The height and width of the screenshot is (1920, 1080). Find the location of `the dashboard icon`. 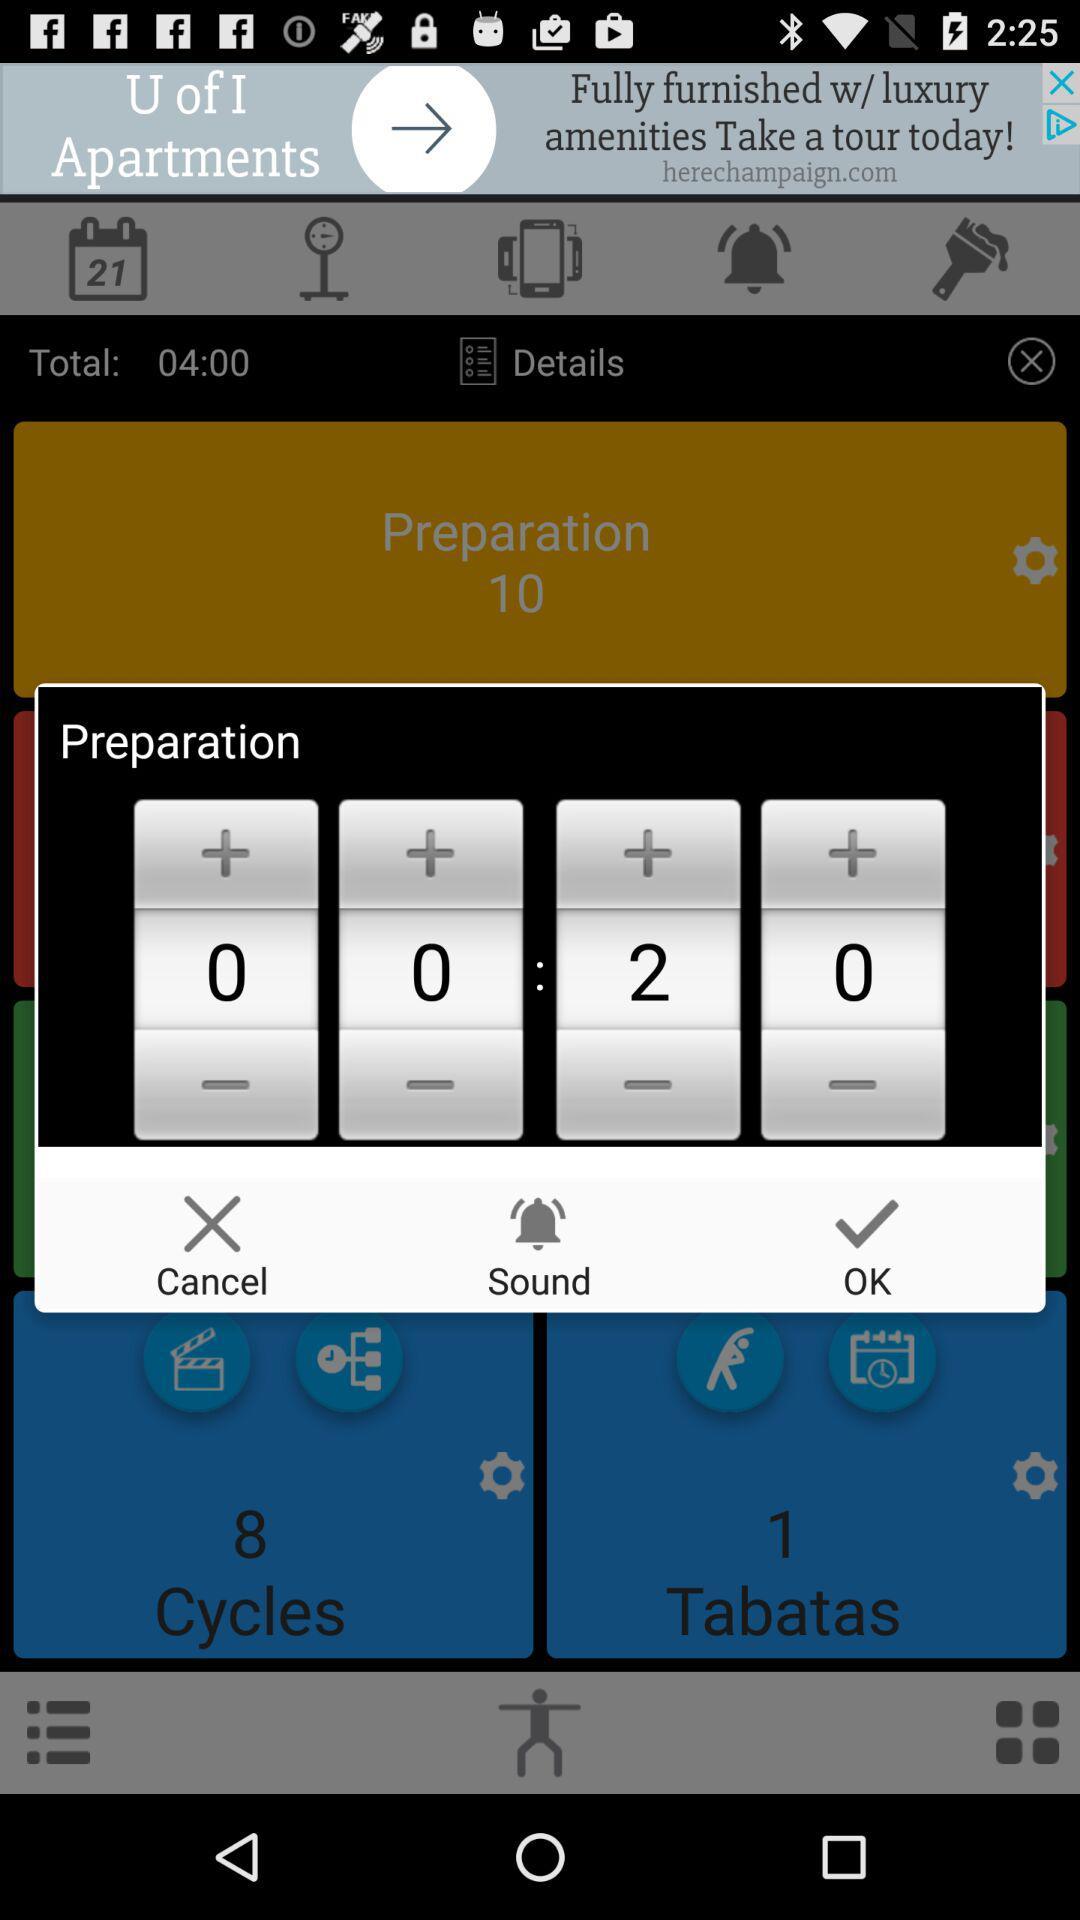

the dashboard icon is located at coordinates (1027, 1853).